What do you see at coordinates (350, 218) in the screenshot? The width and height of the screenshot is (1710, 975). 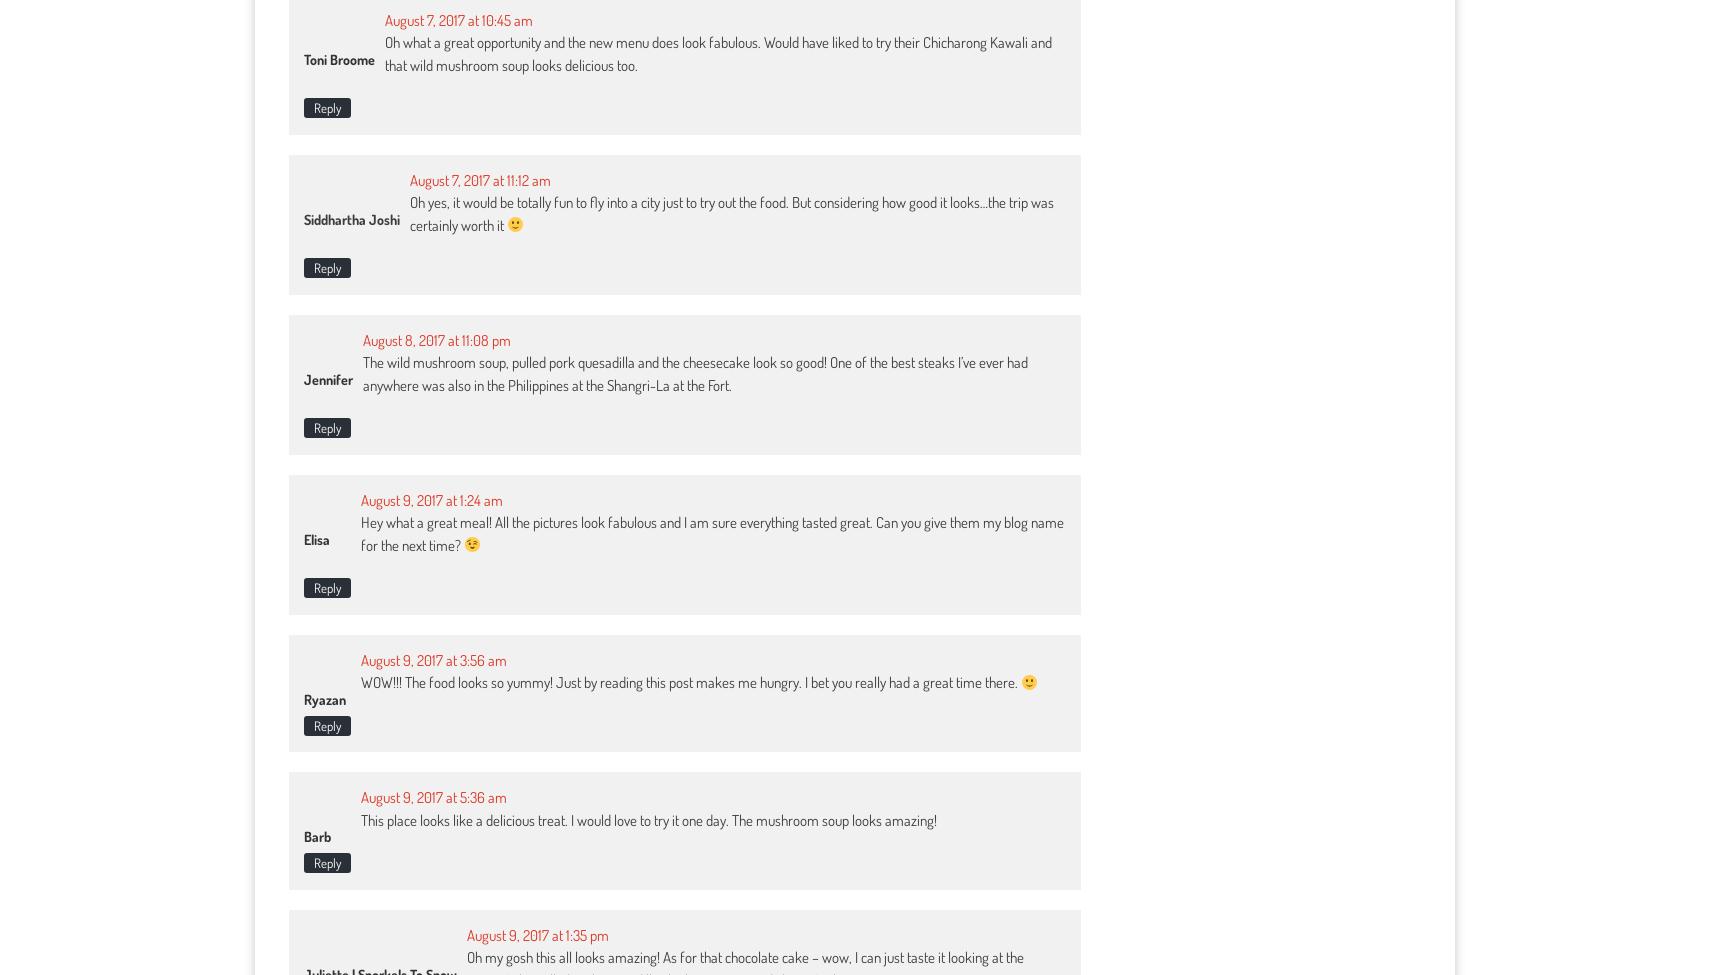 I see `'Siddhartha Joshi'` at bounding box center [350, 218].